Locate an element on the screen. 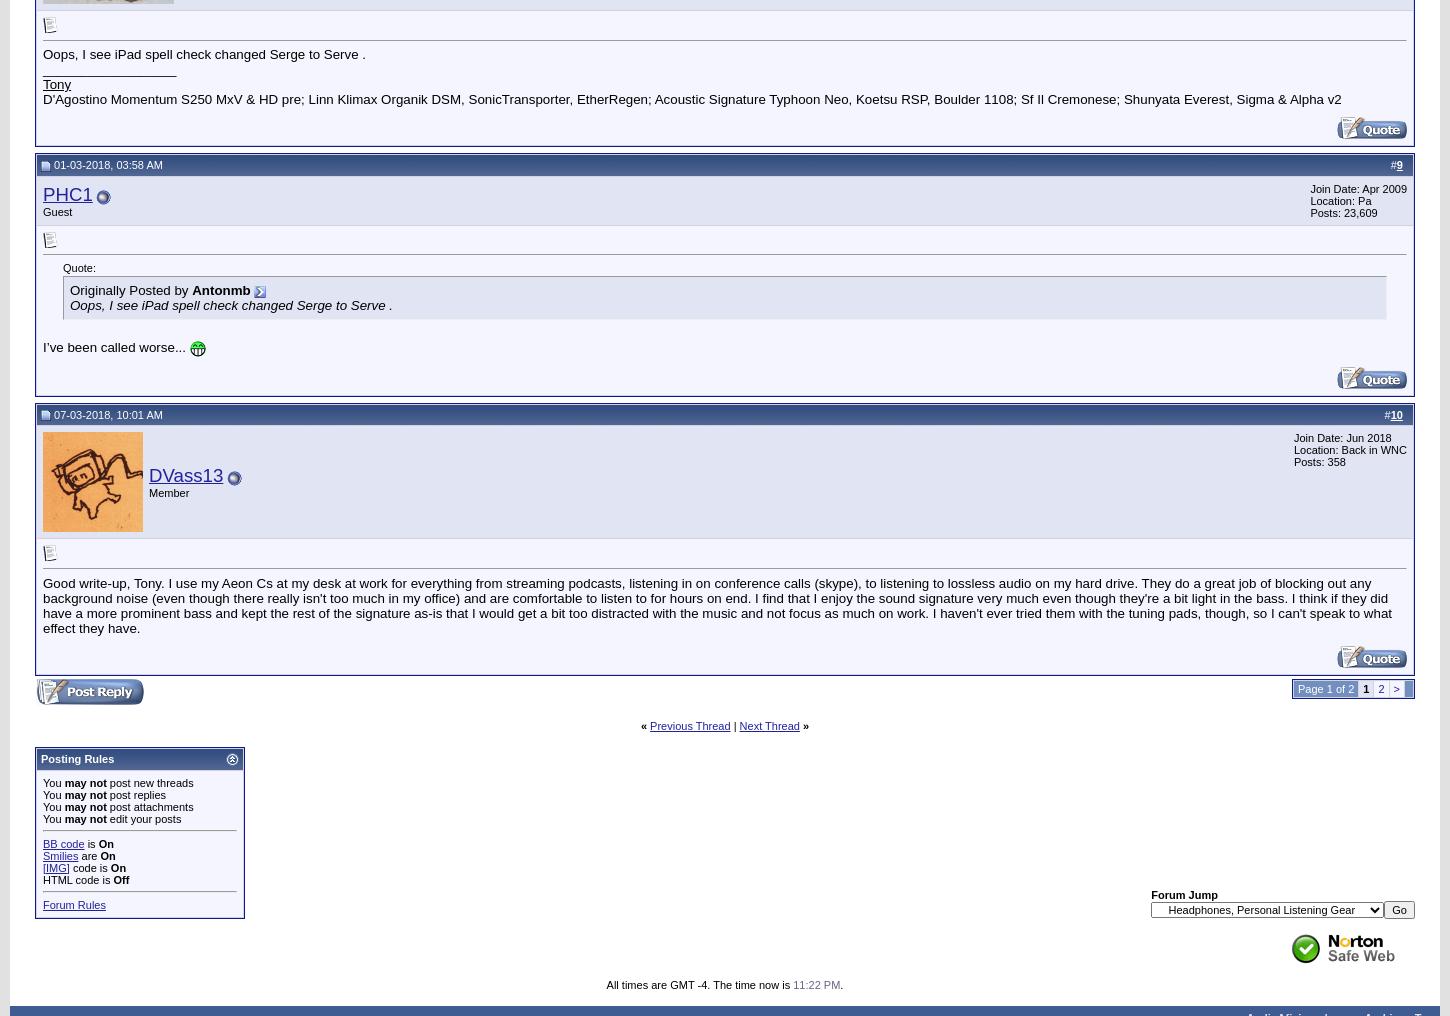 This screenshot has width=1450, height=1016. 'Forum Jump' is located at coordinates (1183, 892).